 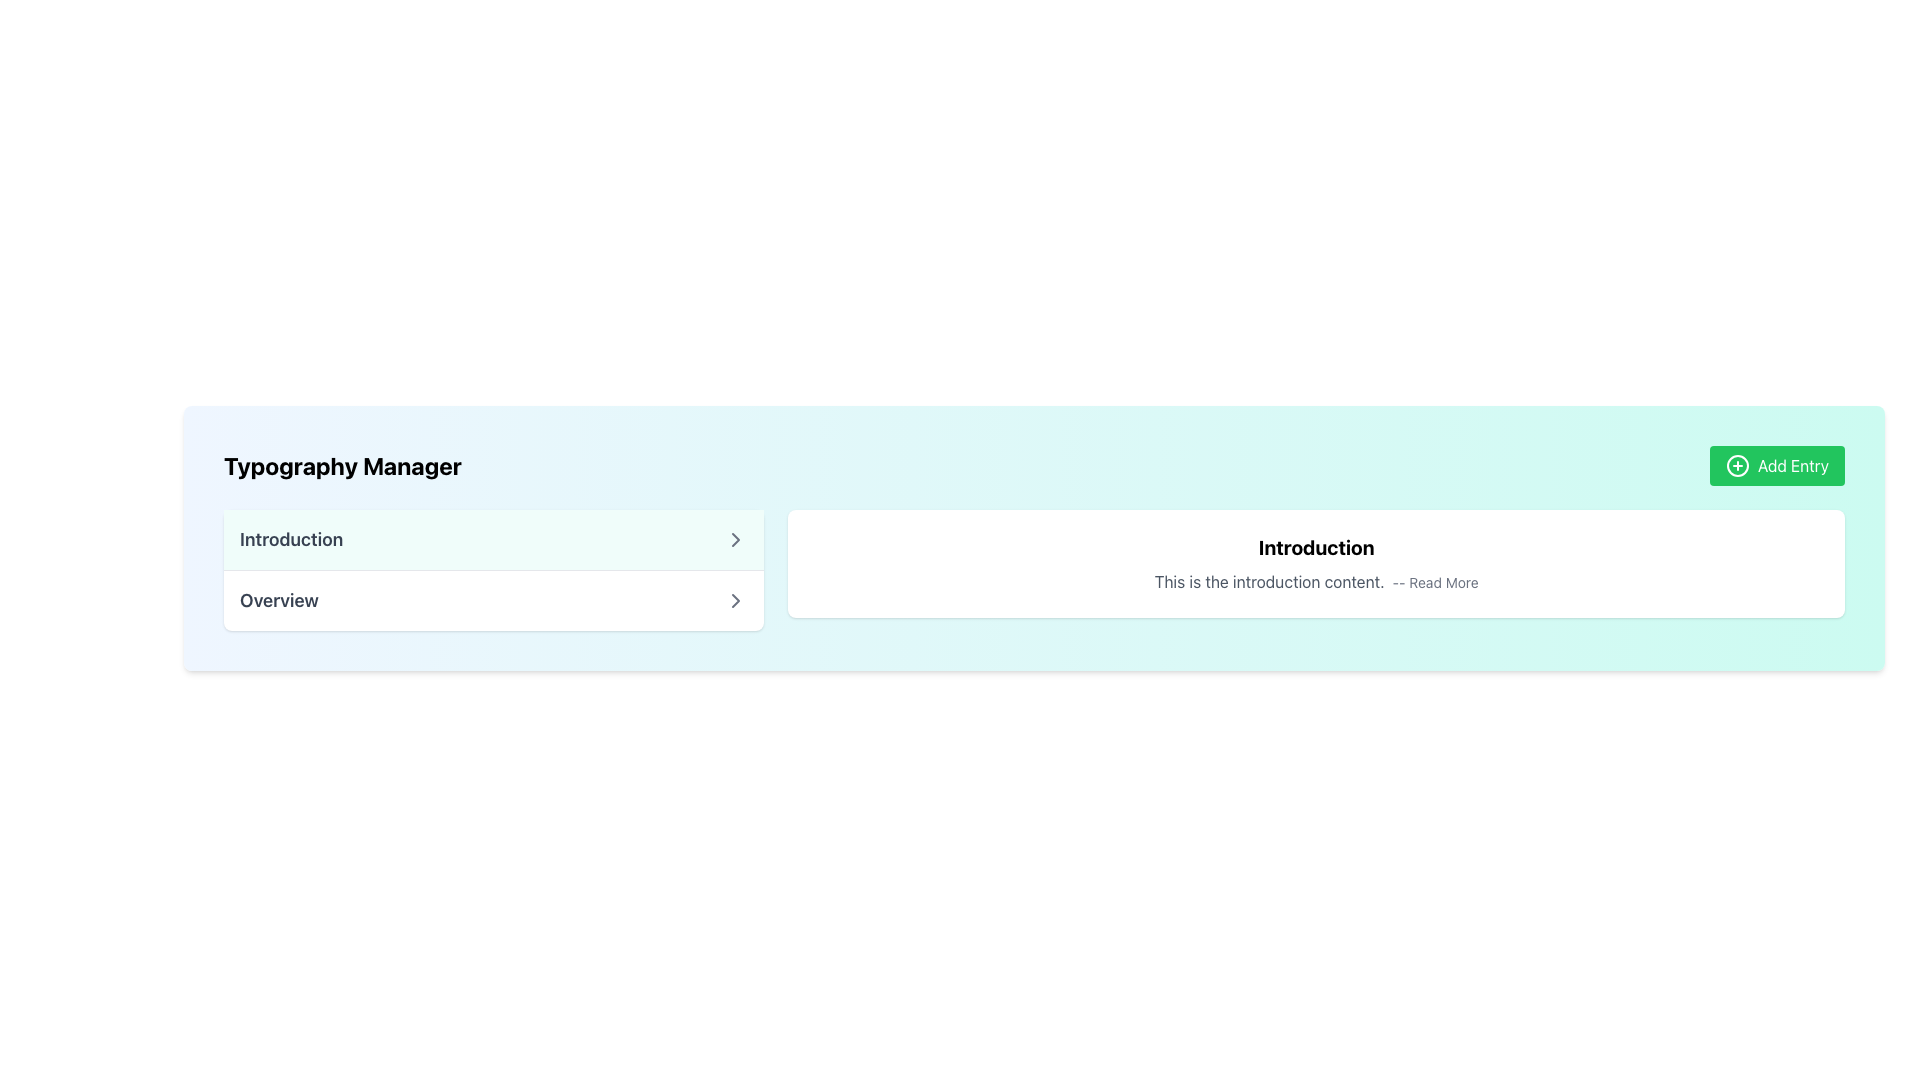 I want to click on the first selectable item in the sidebar menu that leads to the 'Introduction' content, so click(x=494, y=540).